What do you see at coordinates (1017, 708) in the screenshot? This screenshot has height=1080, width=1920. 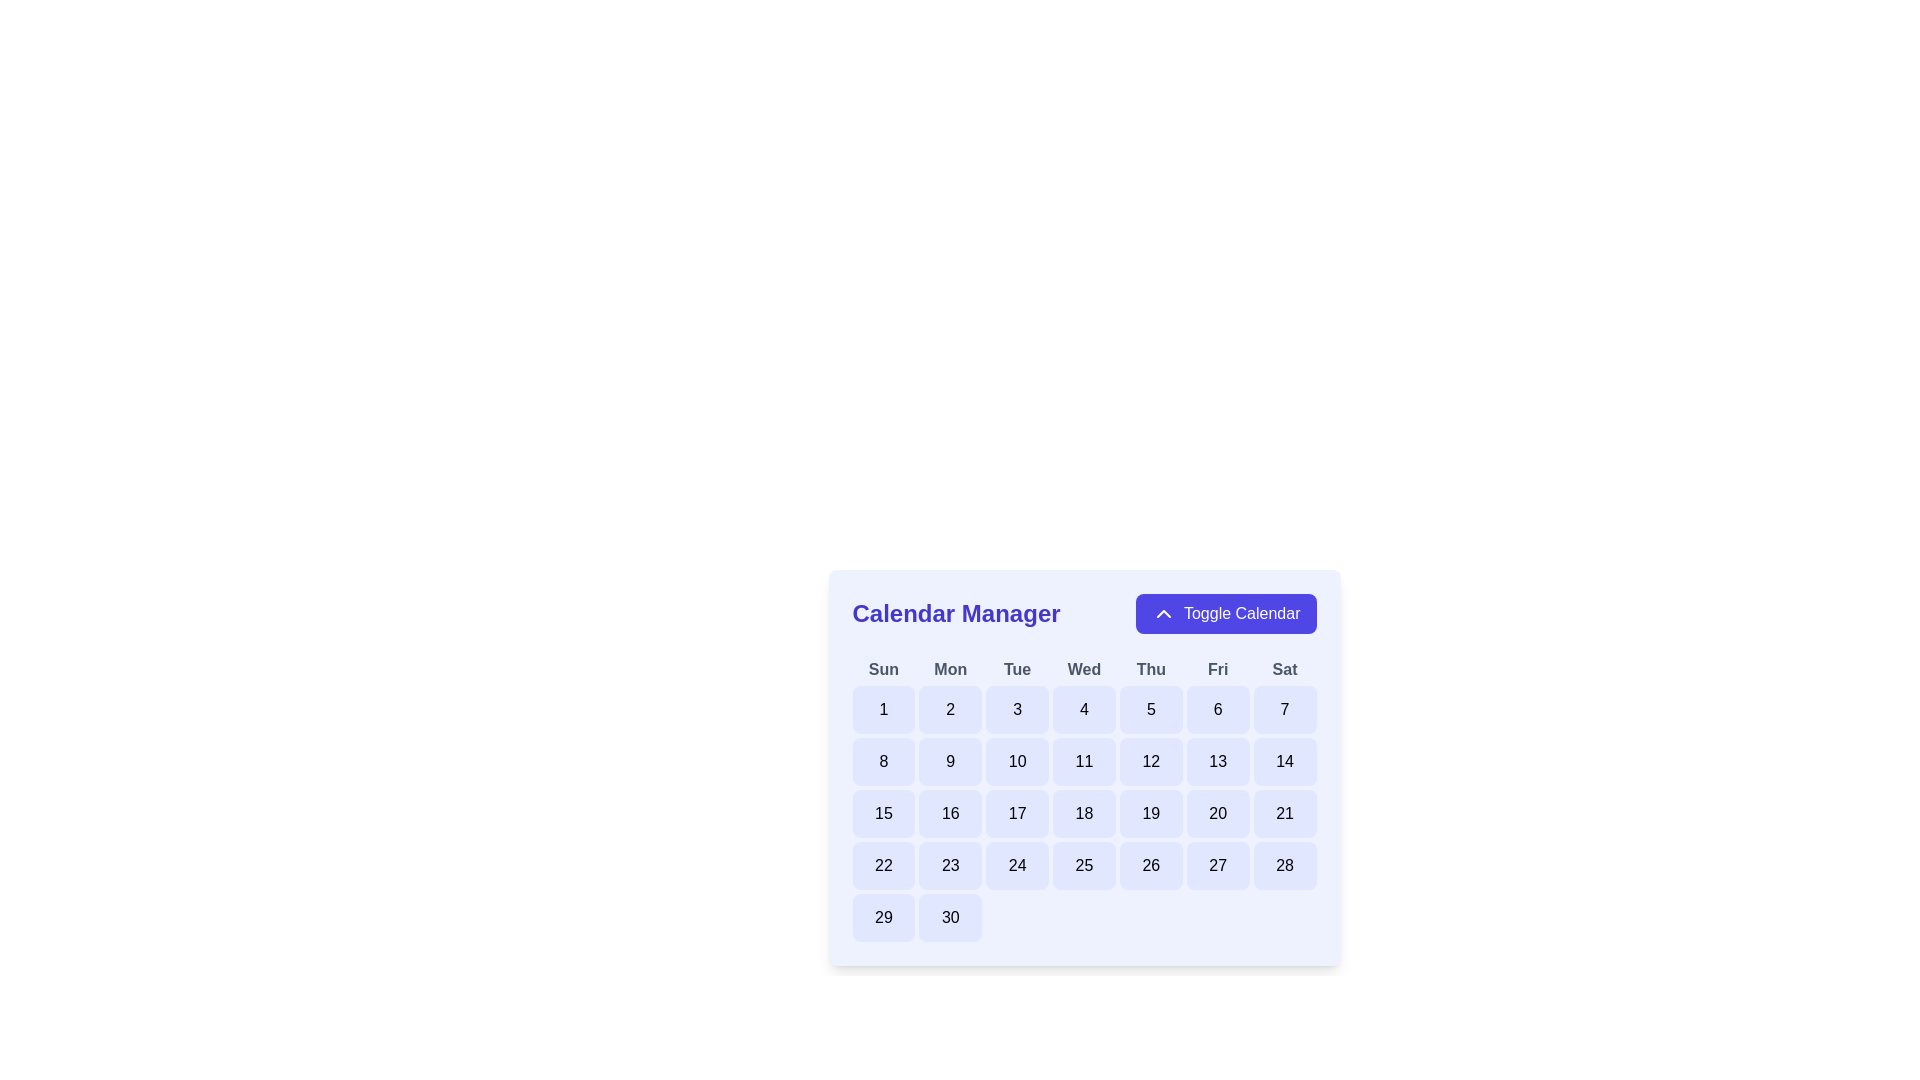 I see `the square button with a light indigo background and the numeral '3' in the center` at bounding box center [1017, 708].